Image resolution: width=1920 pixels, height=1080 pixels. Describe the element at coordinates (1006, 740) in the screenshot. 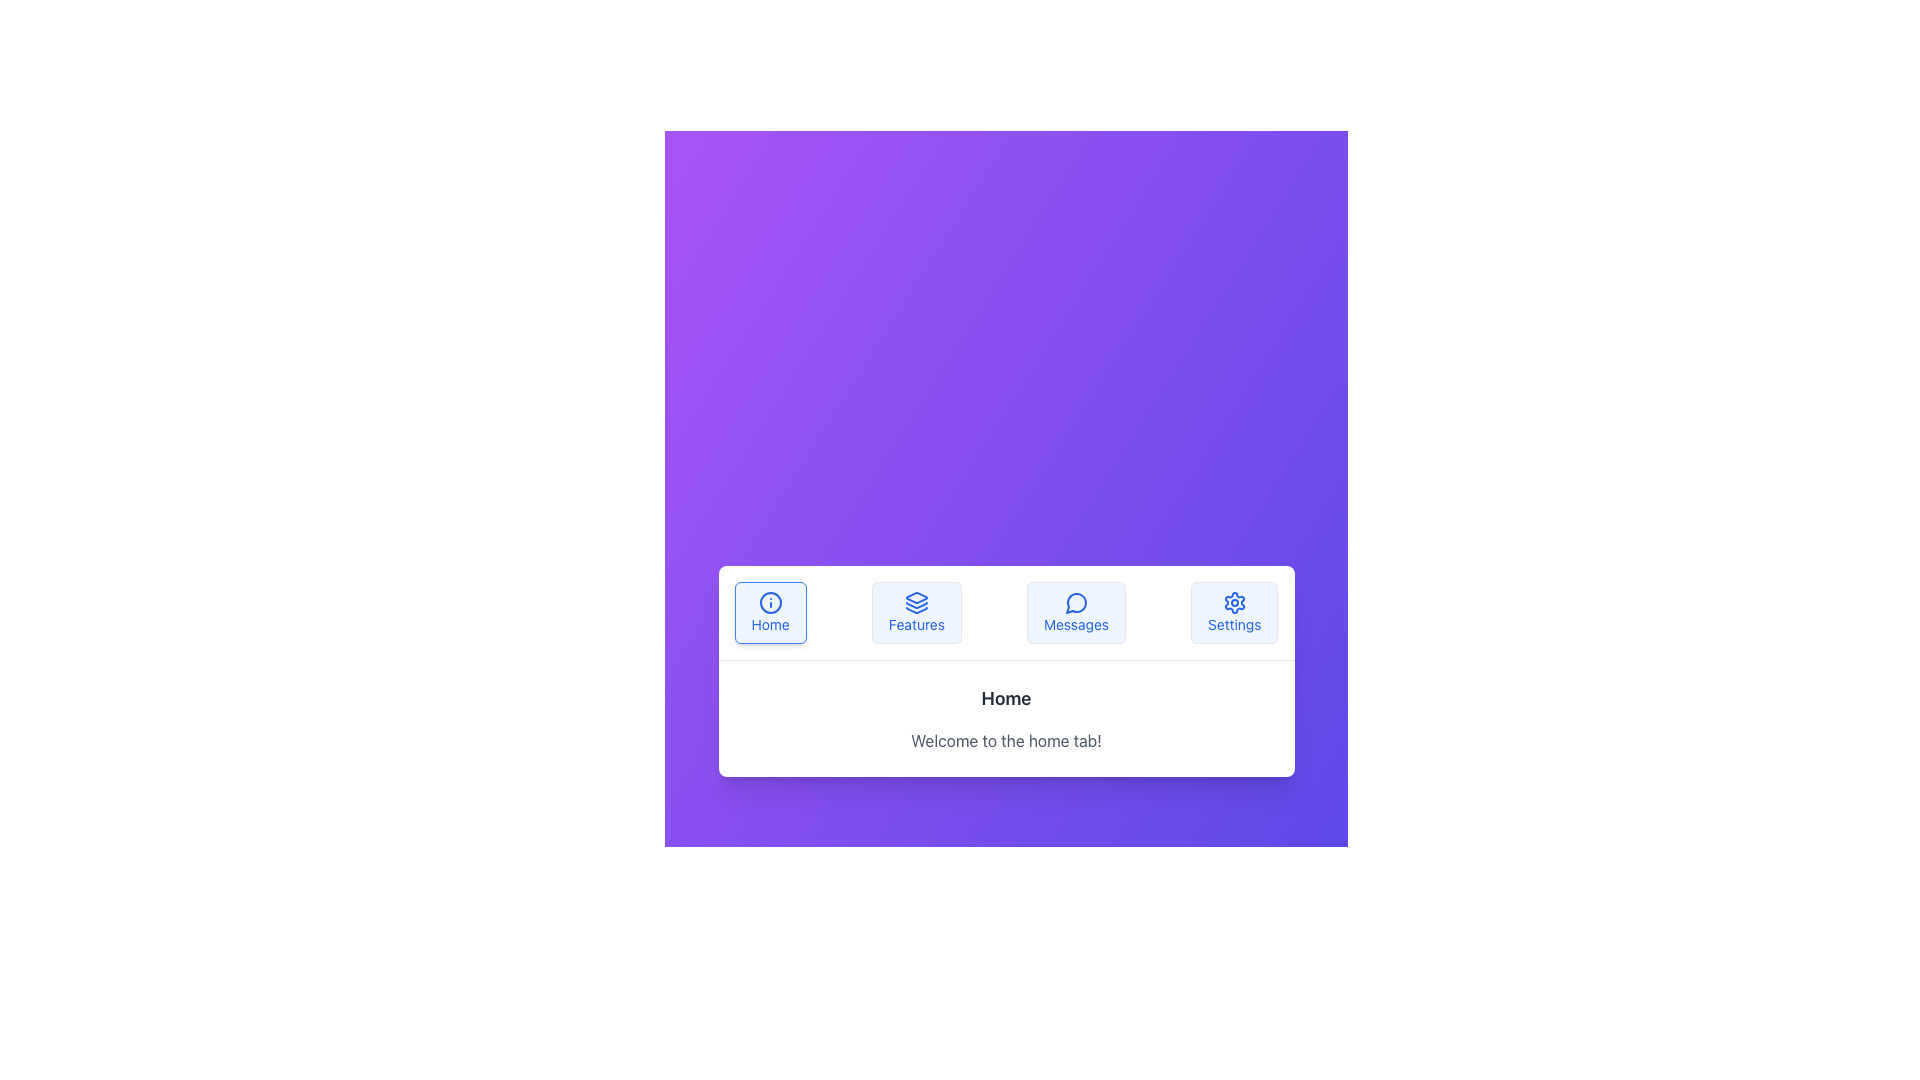

I see `the static text label that says 'Welcome to the home tab!', which is positioned below the 'Home' text element in the lower part of the interface` at that location.